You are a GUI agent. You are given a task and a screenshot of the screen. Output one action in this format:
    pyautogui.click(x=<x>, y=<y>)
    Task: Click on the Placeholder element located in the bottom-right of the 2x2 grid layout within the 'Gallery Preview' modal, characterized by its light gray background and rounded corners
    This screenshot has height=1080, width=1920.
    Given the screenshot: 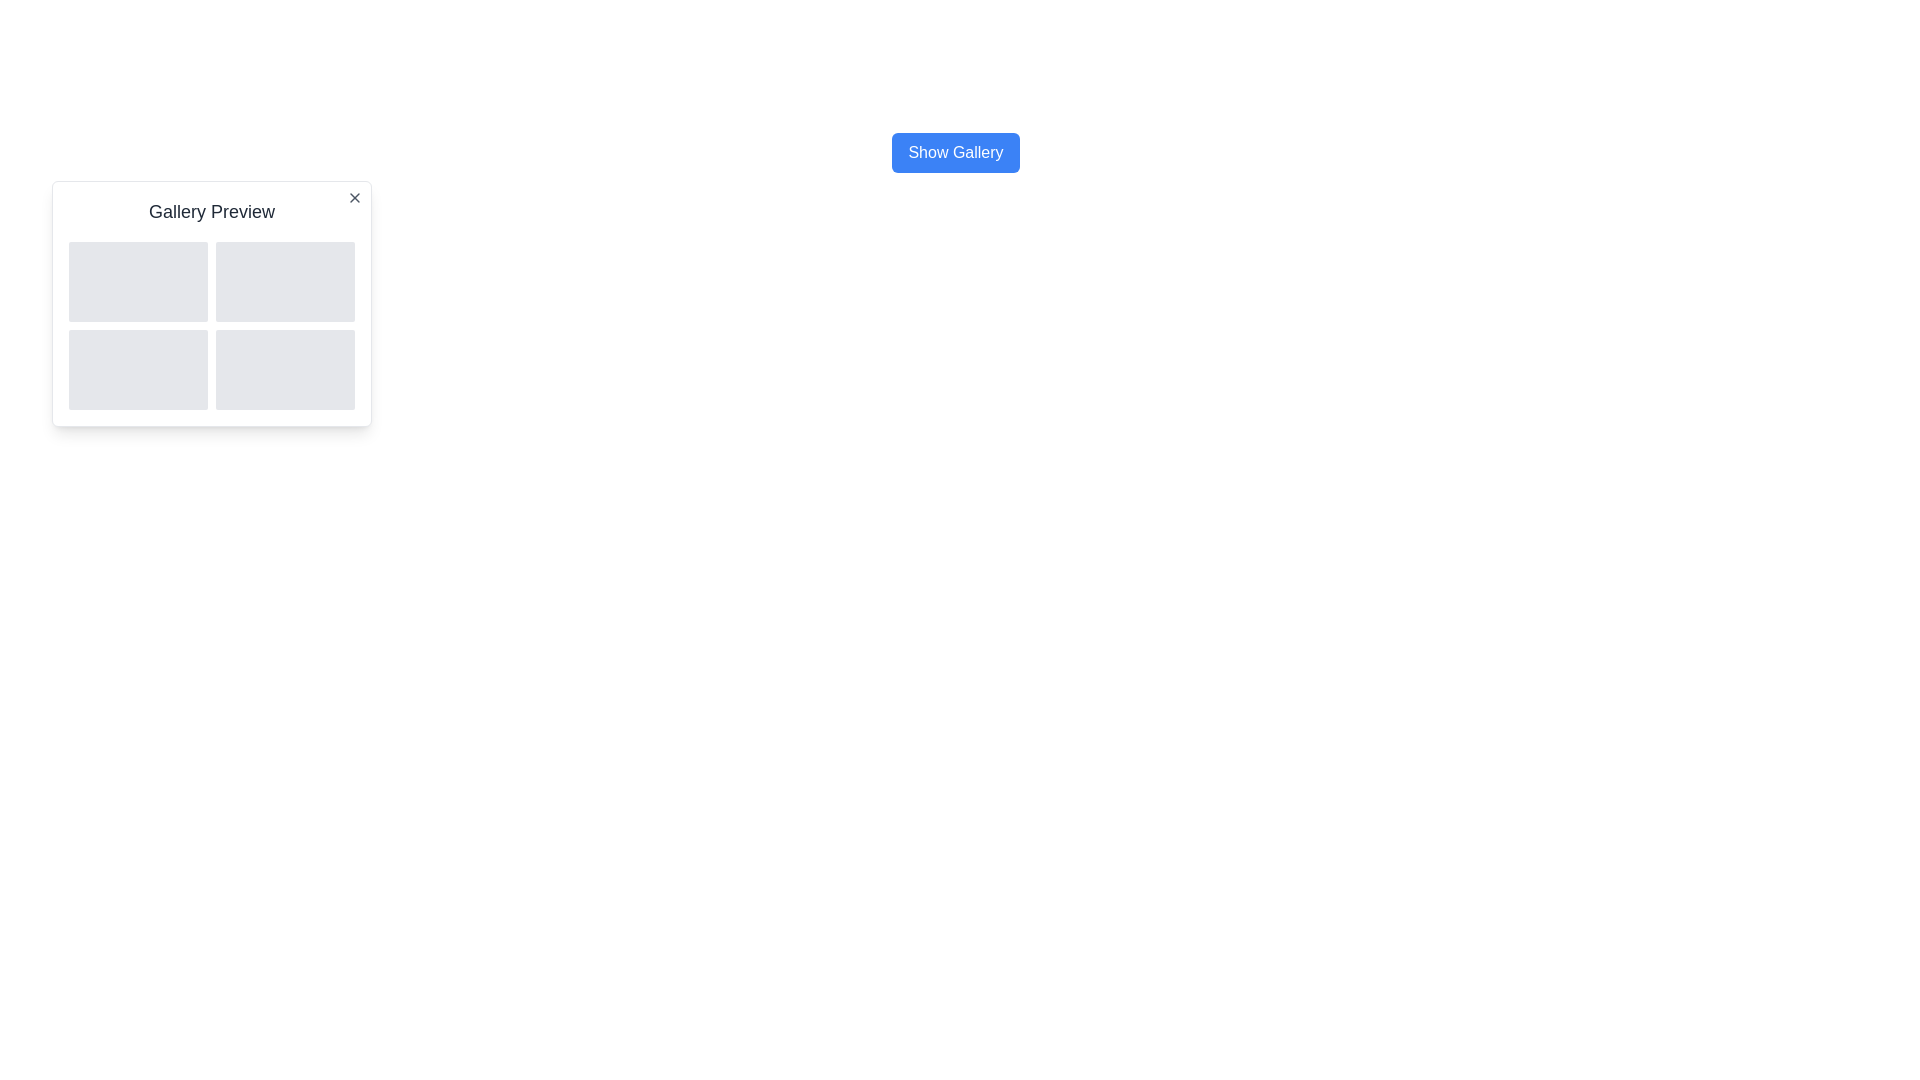 What is the action you would take?
    pyautogui.click(x=284, y=370)
    